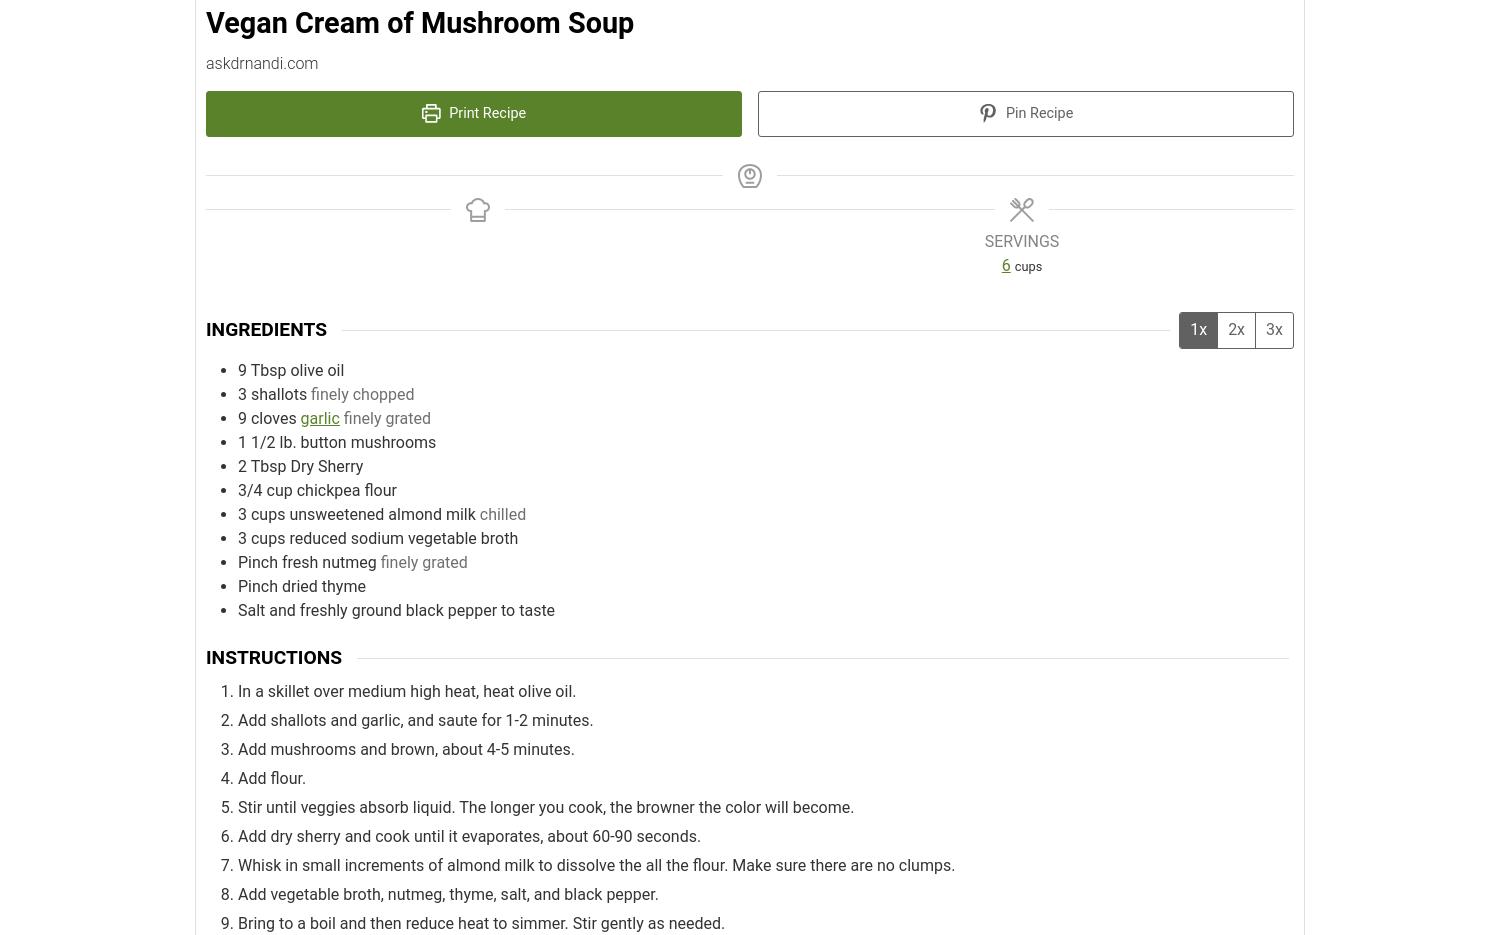  What do you see at coordinates (484, 112) in the screenshot?
I see `'Print Recipe'` at bounding box center [484, 112].